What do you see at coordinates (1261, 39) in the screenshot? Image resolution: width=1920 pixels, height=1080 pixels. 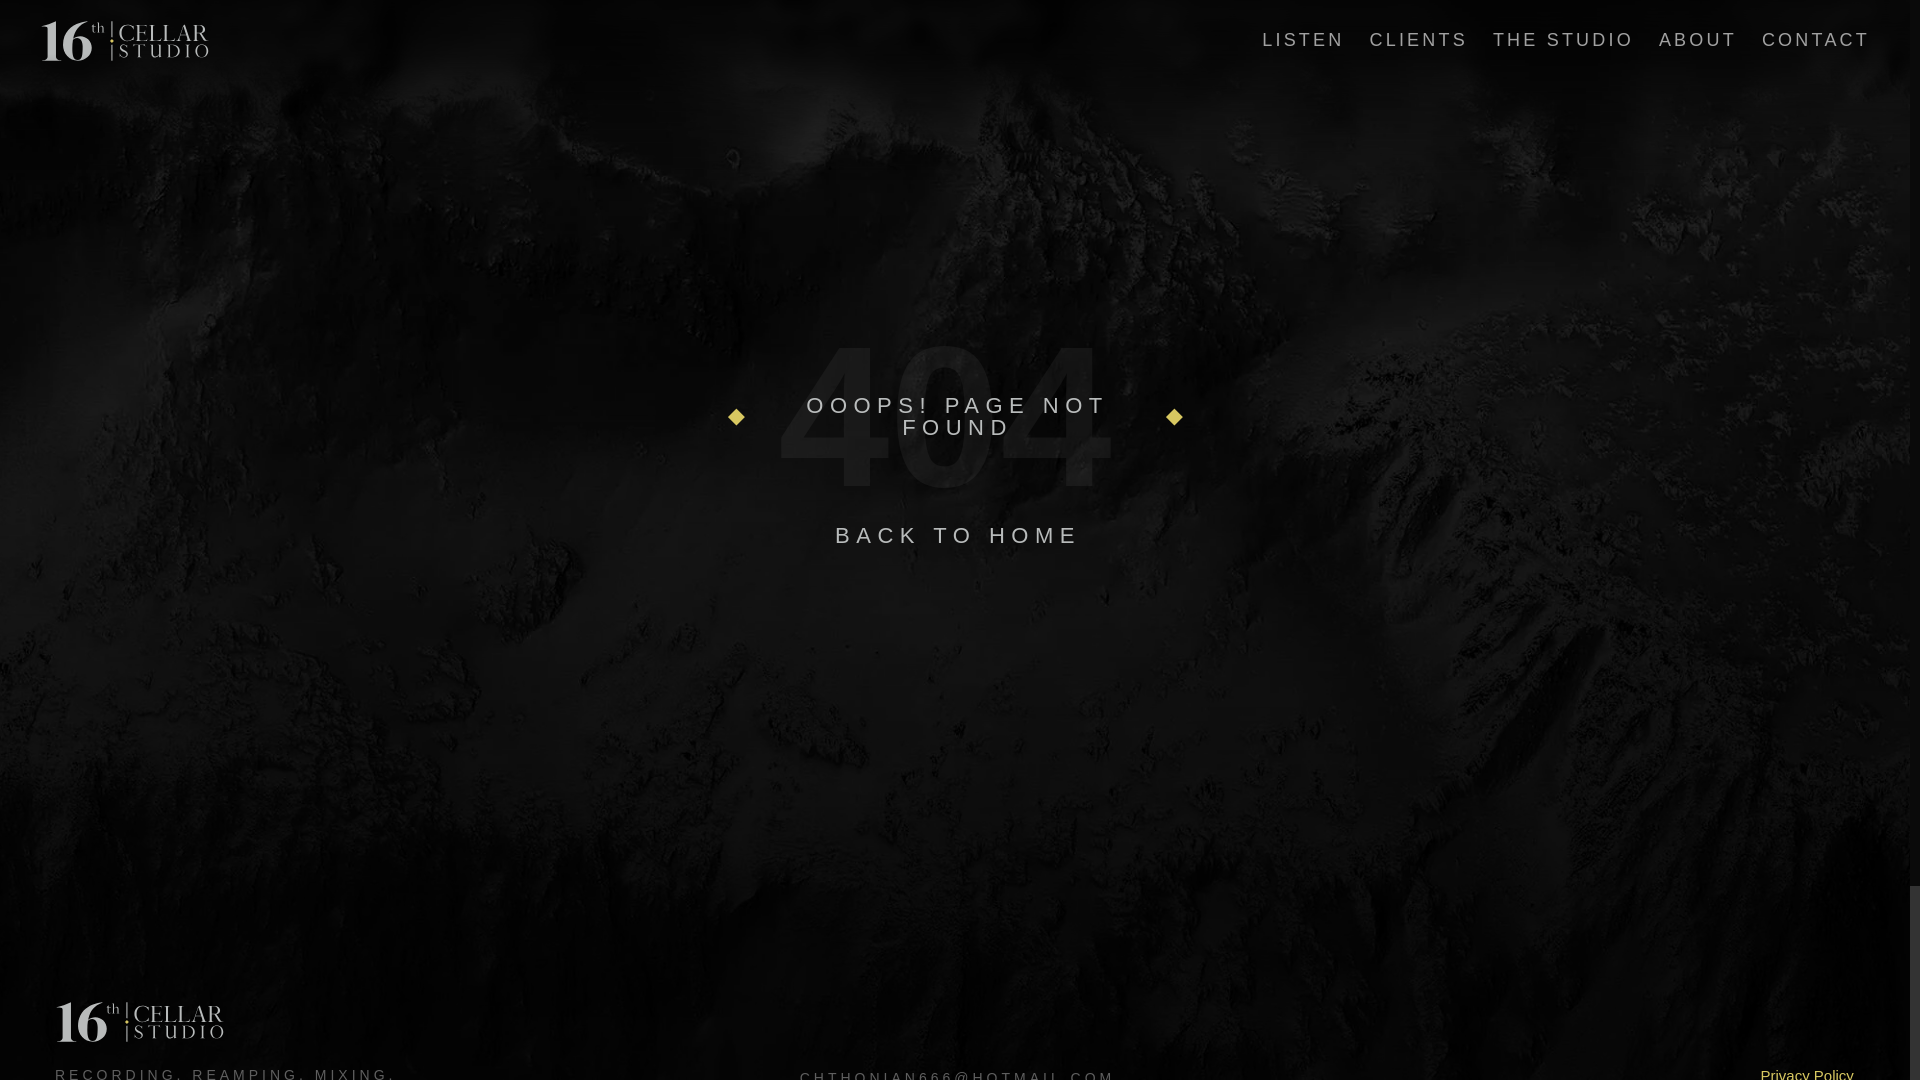 I see `'LISTEN'` at bounding box center [1261, 39].